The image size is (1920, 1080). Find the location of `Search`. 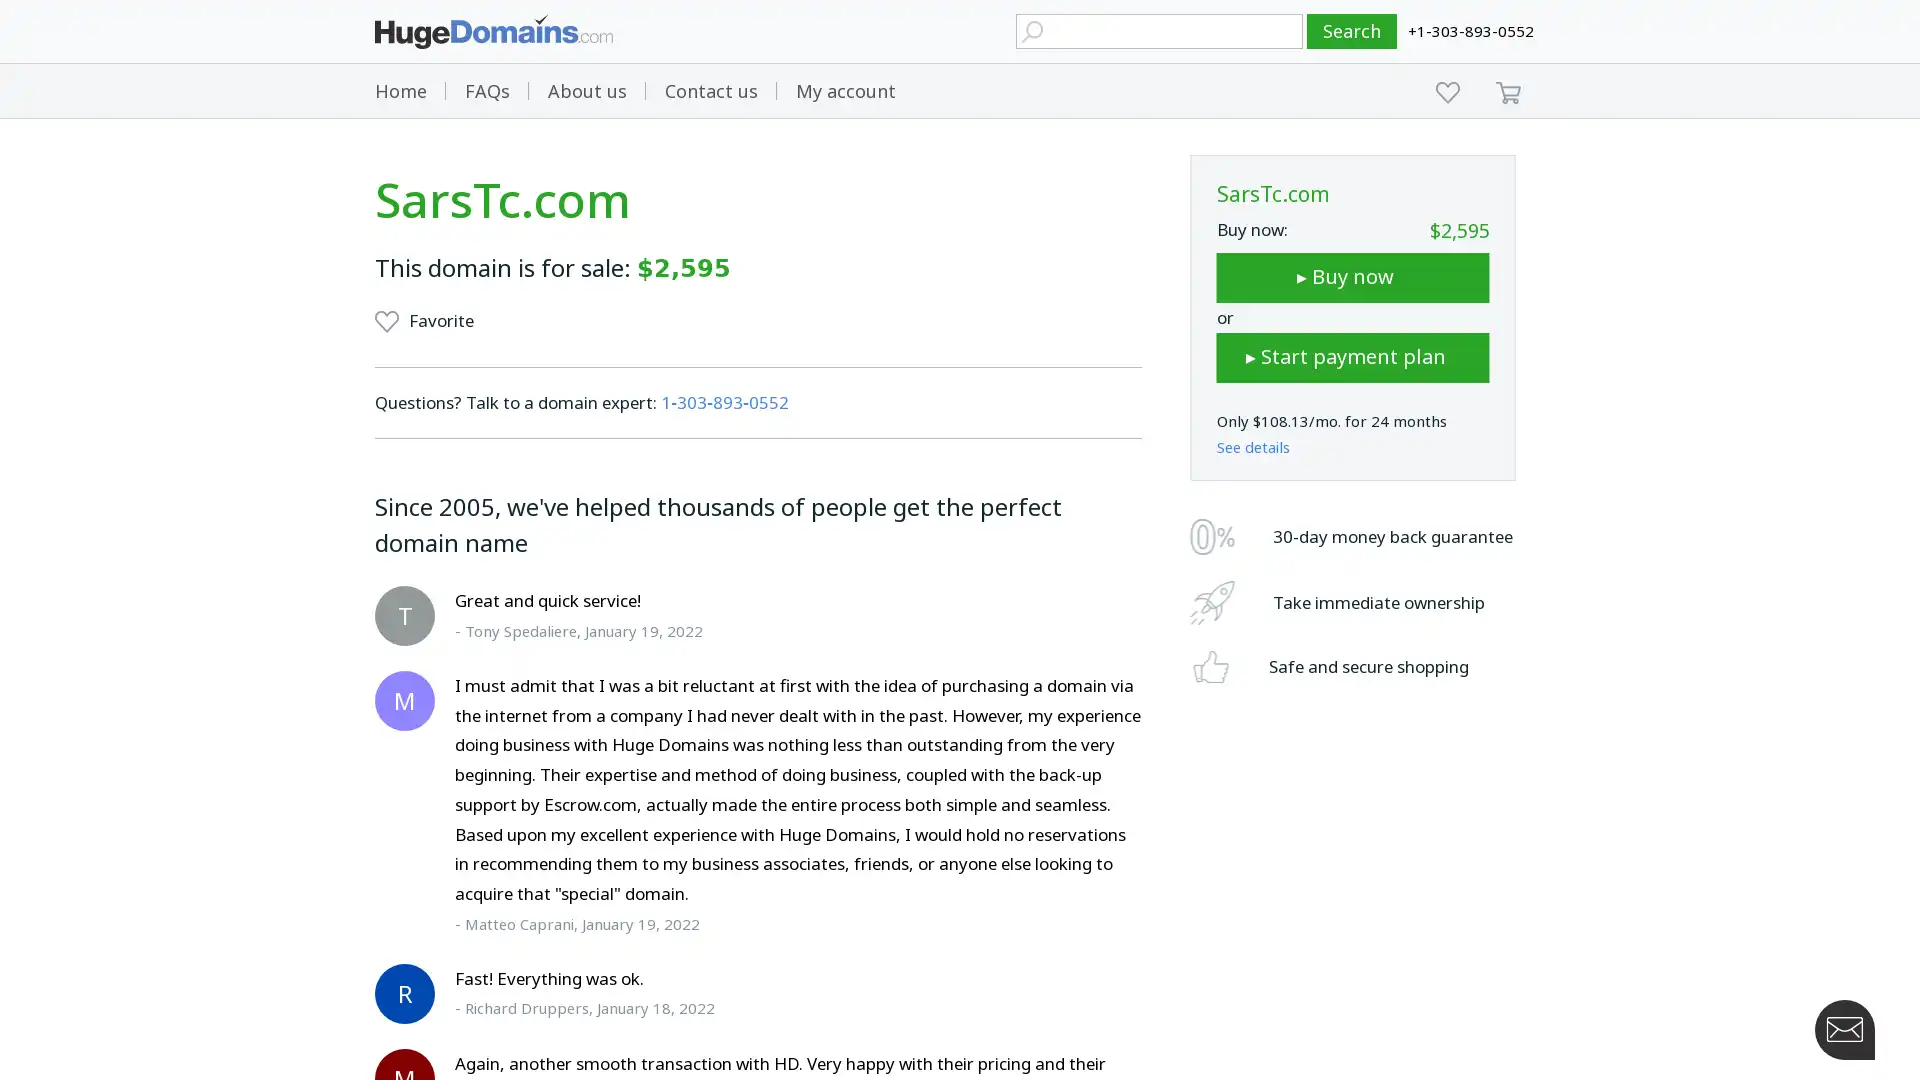

Search is located at coordinates (1352, 31).